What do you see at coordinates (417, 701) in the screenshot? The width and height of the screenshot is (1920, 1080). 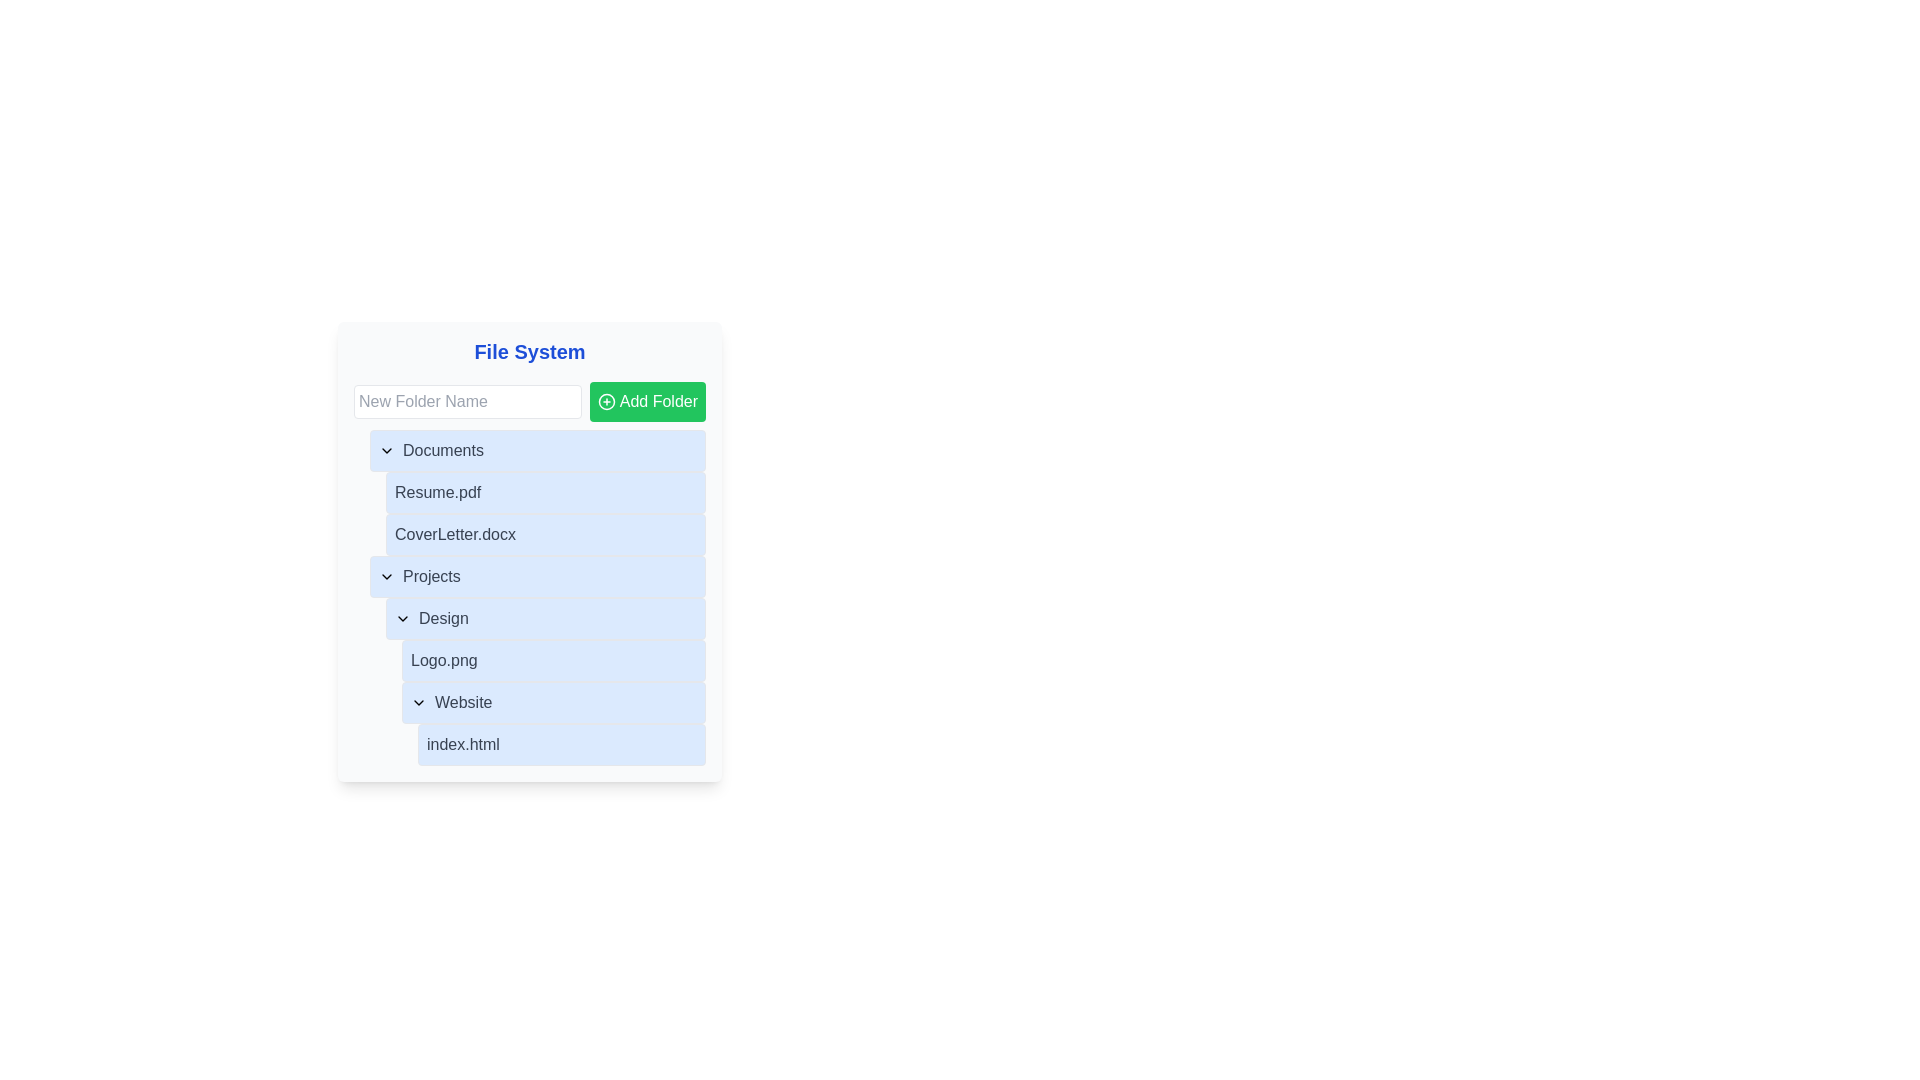 I see `the chevron down indicator icon, which is an outline arrow located to the left of the 'Website' label in the file navigation interface` at bounding box center [417, 701].